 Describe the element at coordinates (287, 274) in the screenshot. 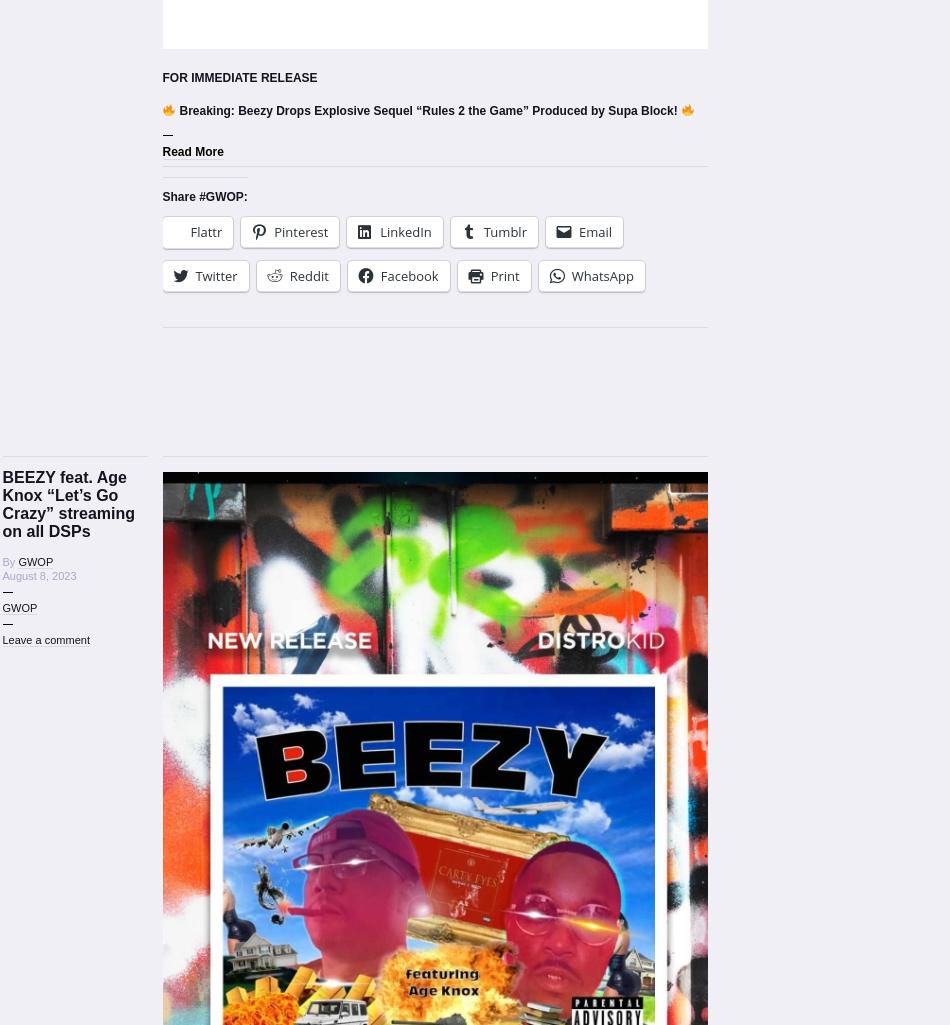

I see `'Reddit'` at that location.